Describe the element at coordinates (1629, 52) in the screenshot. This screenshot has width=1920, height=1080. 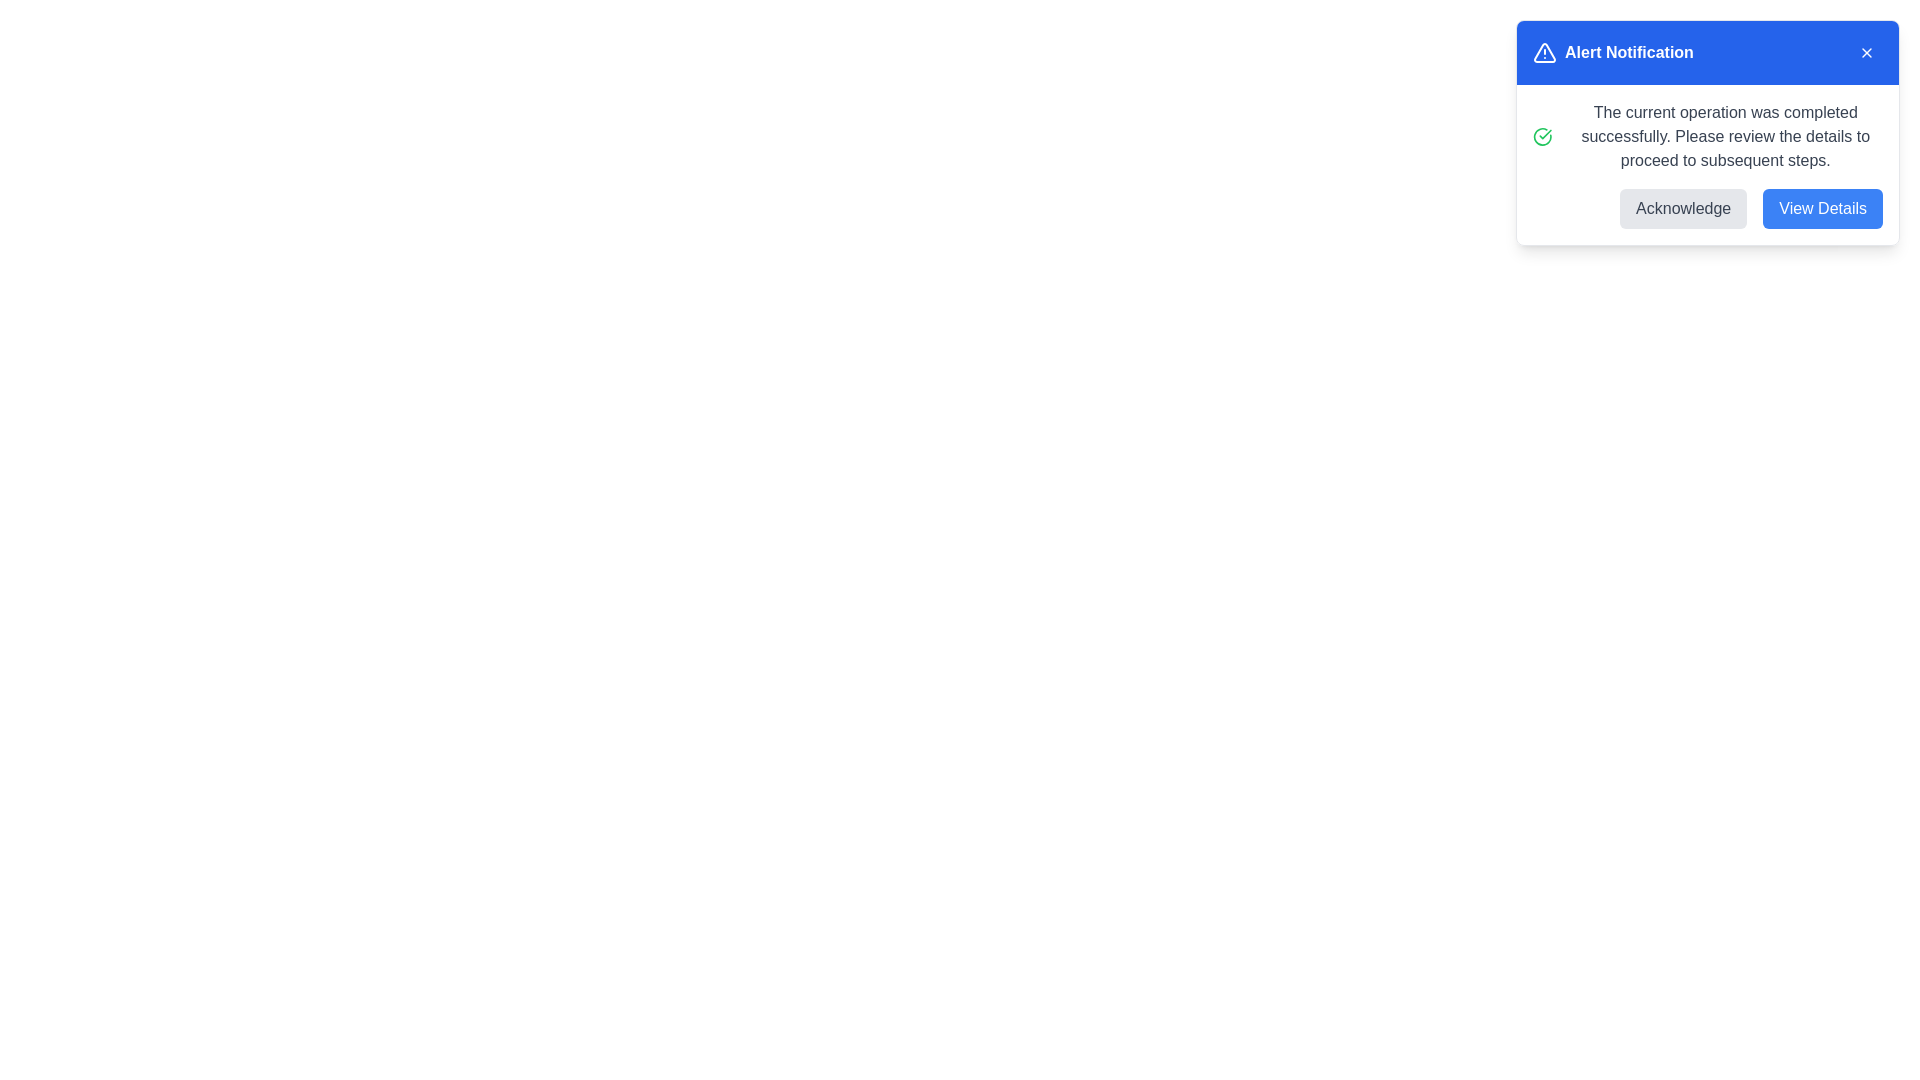
I see `the 'Alert Notification' static text, which is displayed in bold white font on a blue background, located at the upper center of the modal dialog box` at that location.